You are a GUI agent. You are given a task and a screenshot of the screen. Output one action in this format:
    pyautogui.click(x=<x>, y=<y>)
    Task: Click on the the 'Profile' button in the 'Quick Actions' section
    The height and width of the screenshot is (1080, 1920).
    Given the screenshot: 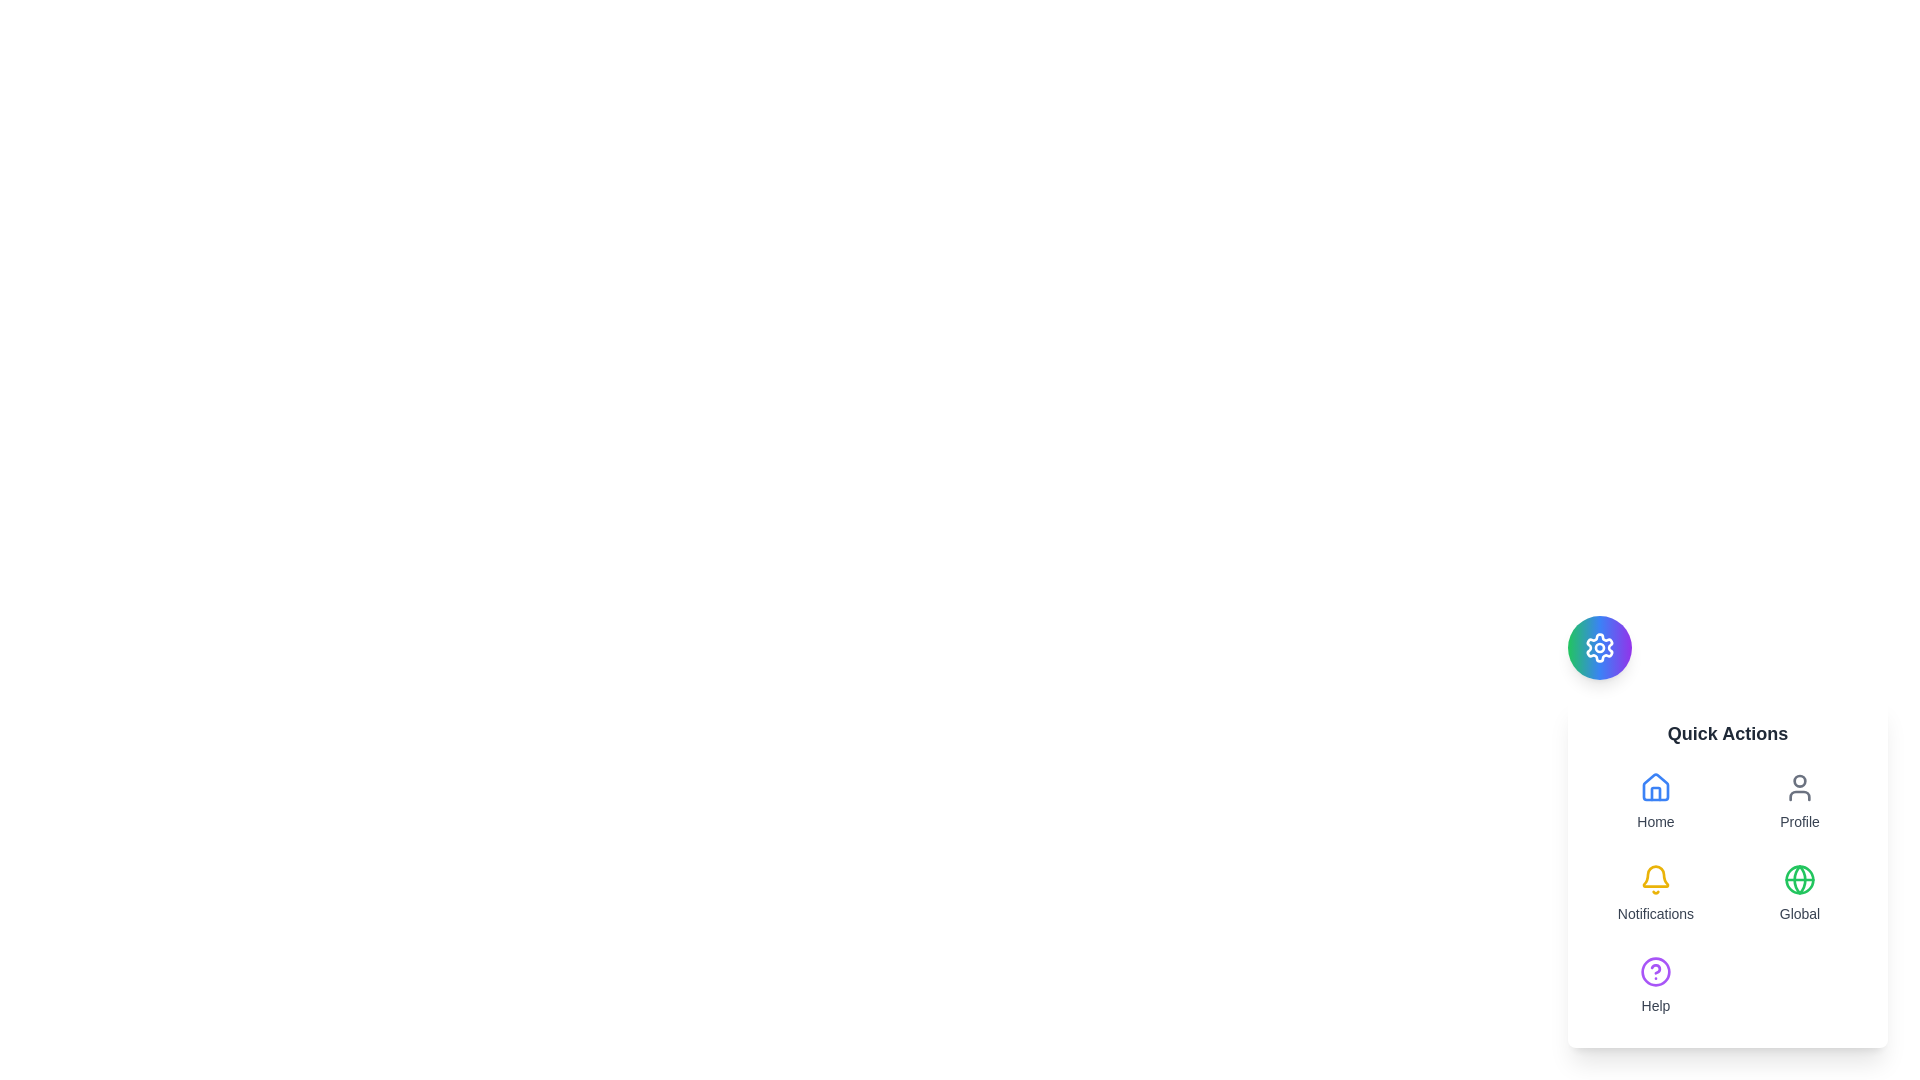 What is the action you would take?
    pyautogui.click(x=1800, y=801)
    